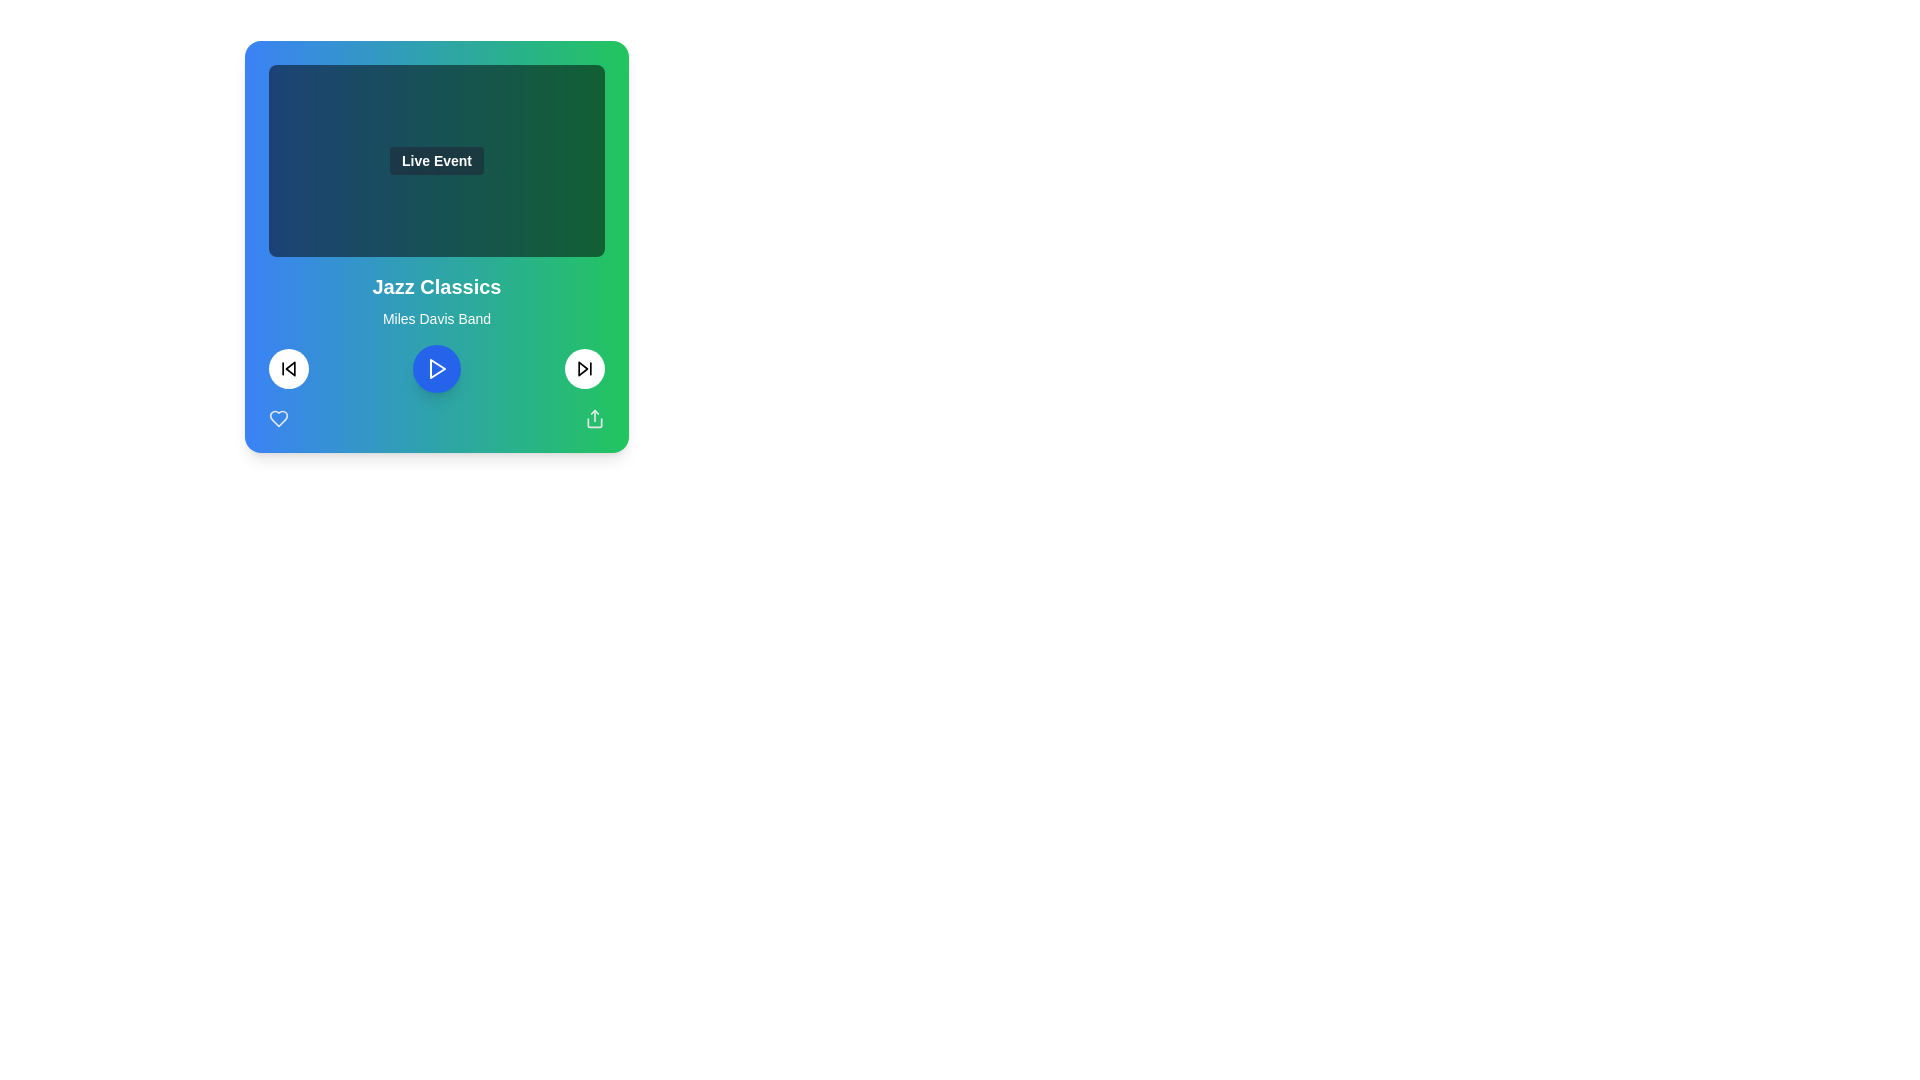  Describe the element at coordinates (435, 369) in the screenshot. I see `the centrally placed 'Play' button below the 'Jazz Classics' text to initiate playback of the associated media` at that location.